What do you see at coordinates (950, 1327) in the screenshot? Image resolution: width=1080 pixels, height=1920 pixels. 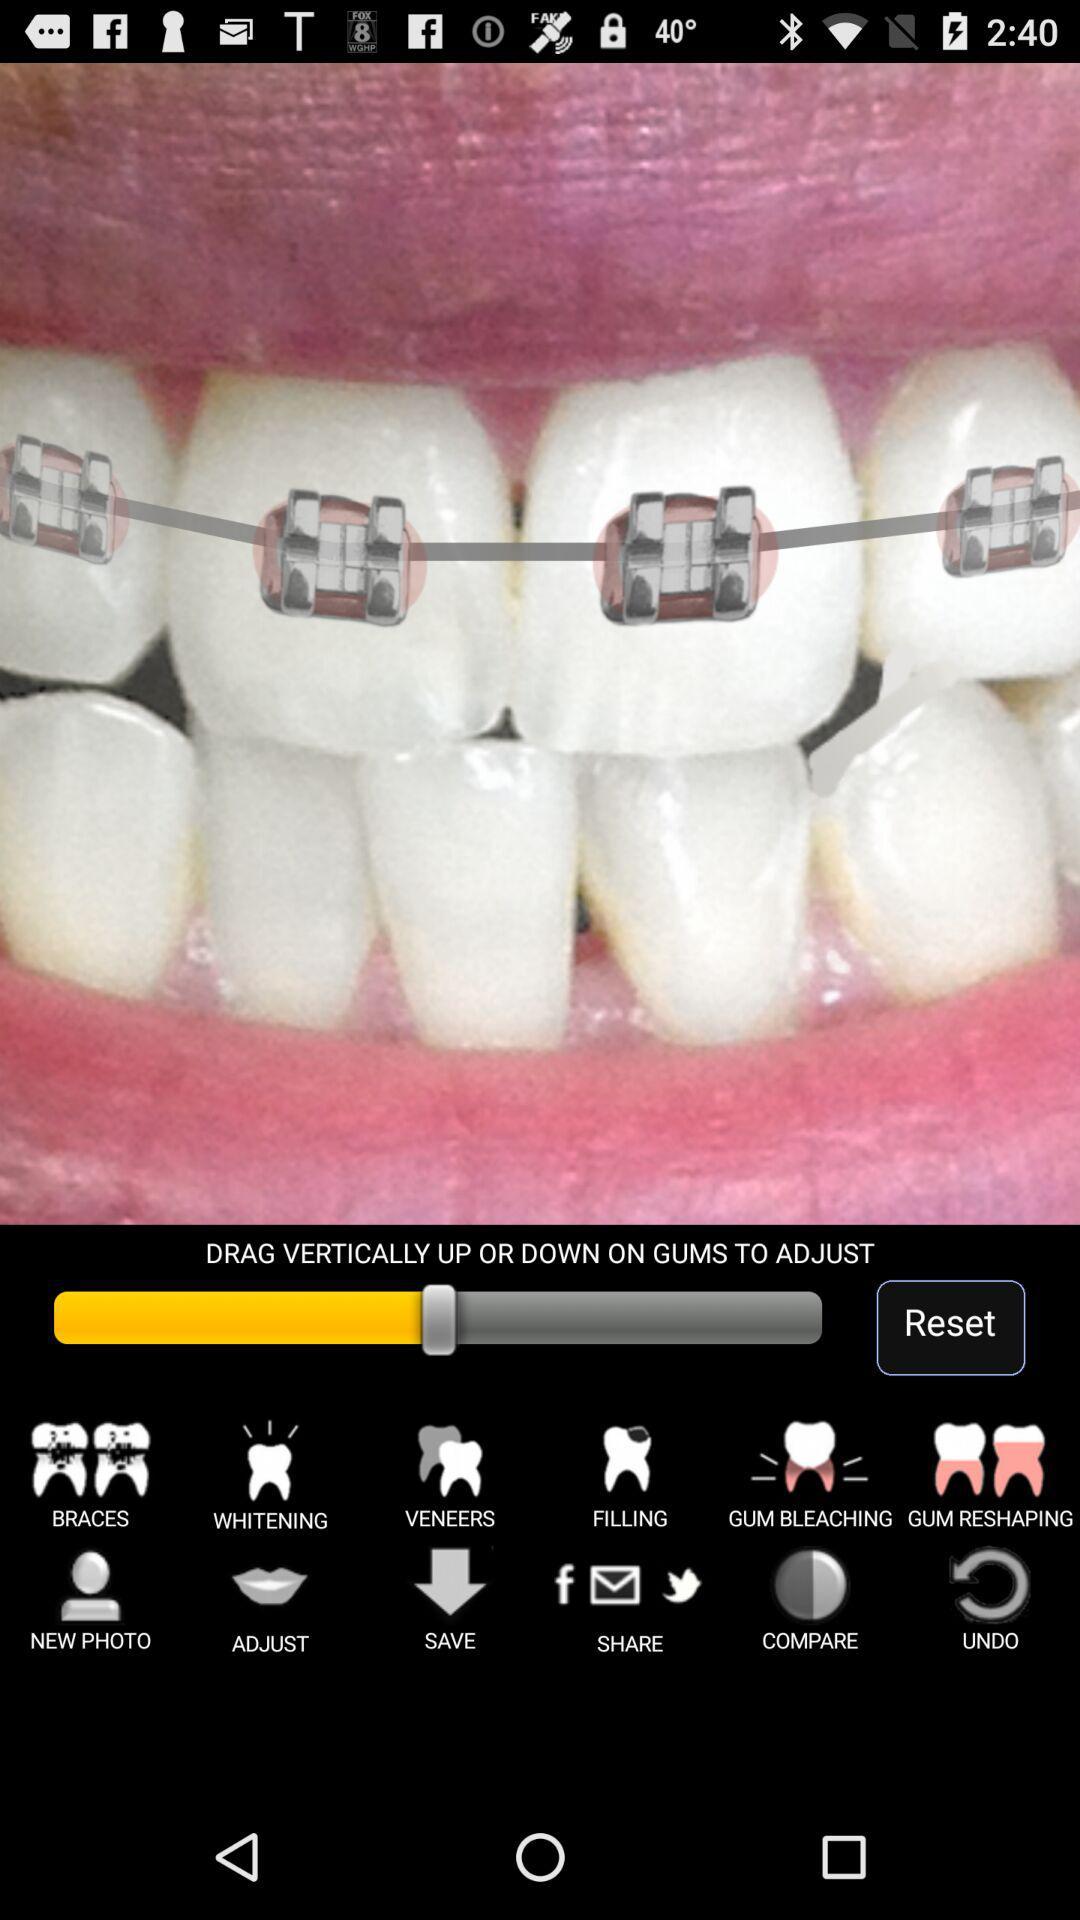 I see `the reset item` at bounding box center [950, 1327].